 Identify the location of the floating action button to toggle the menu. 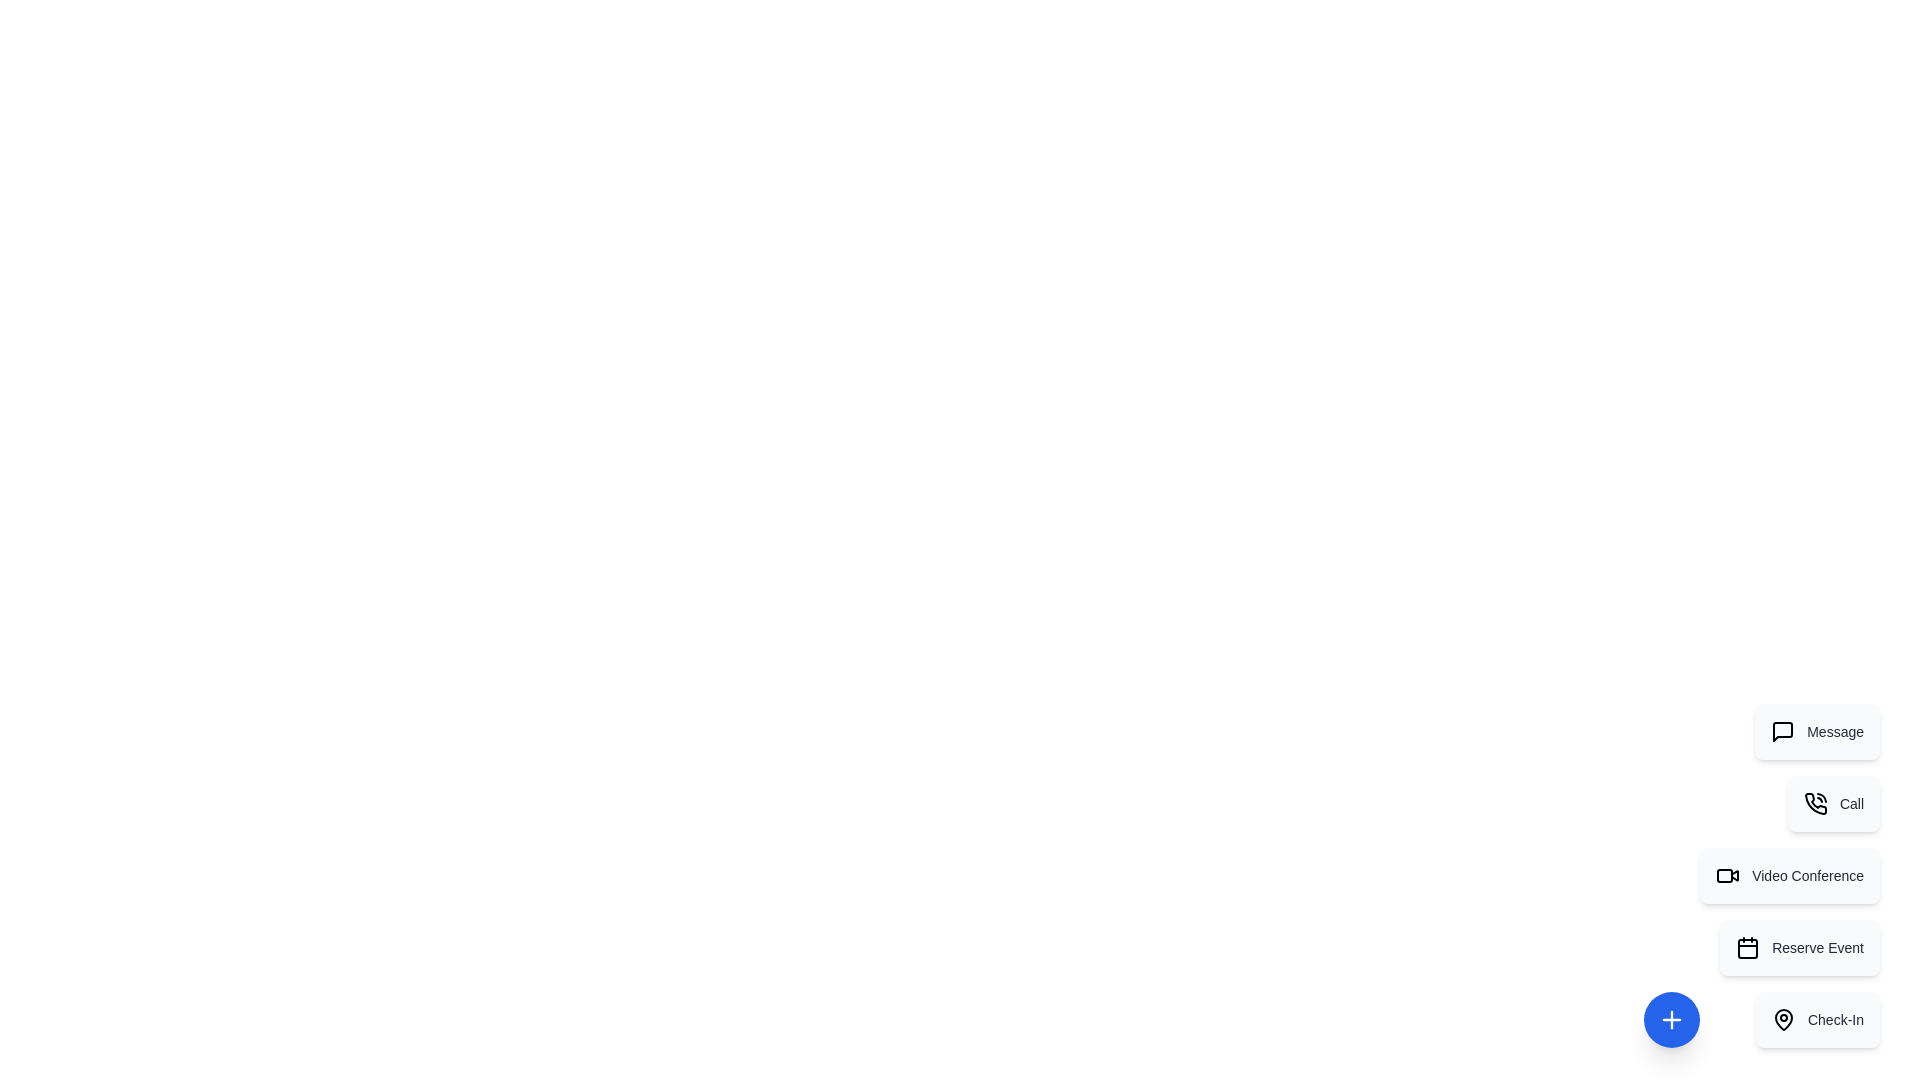
(1672, 1019).